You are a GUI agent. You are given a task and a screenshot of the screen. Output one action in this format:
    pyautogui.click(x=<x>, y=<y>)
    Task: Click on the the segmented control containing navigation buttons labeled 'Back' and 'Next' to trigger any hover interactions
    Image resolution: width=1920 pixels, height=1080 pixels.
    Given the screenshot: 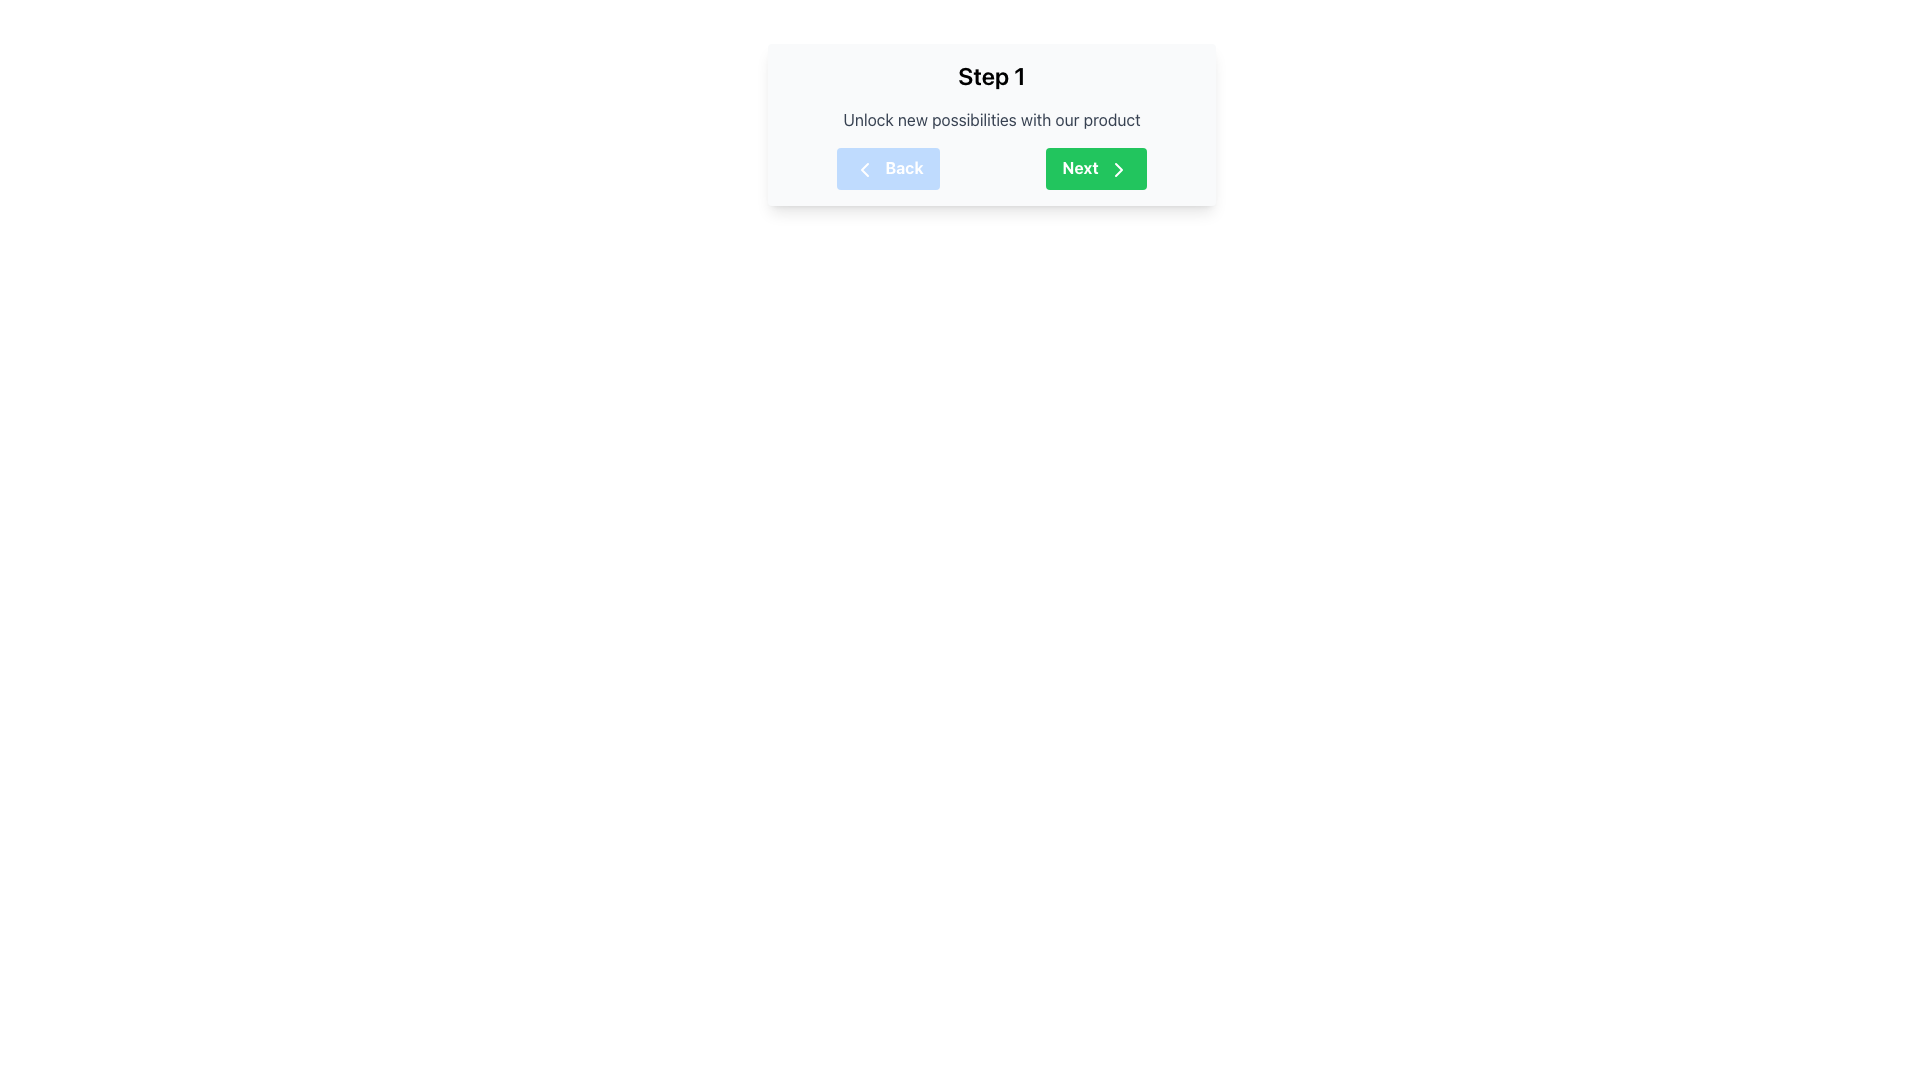 What is the action you would take?
    pyautogui.click(x=992, y=167)
    